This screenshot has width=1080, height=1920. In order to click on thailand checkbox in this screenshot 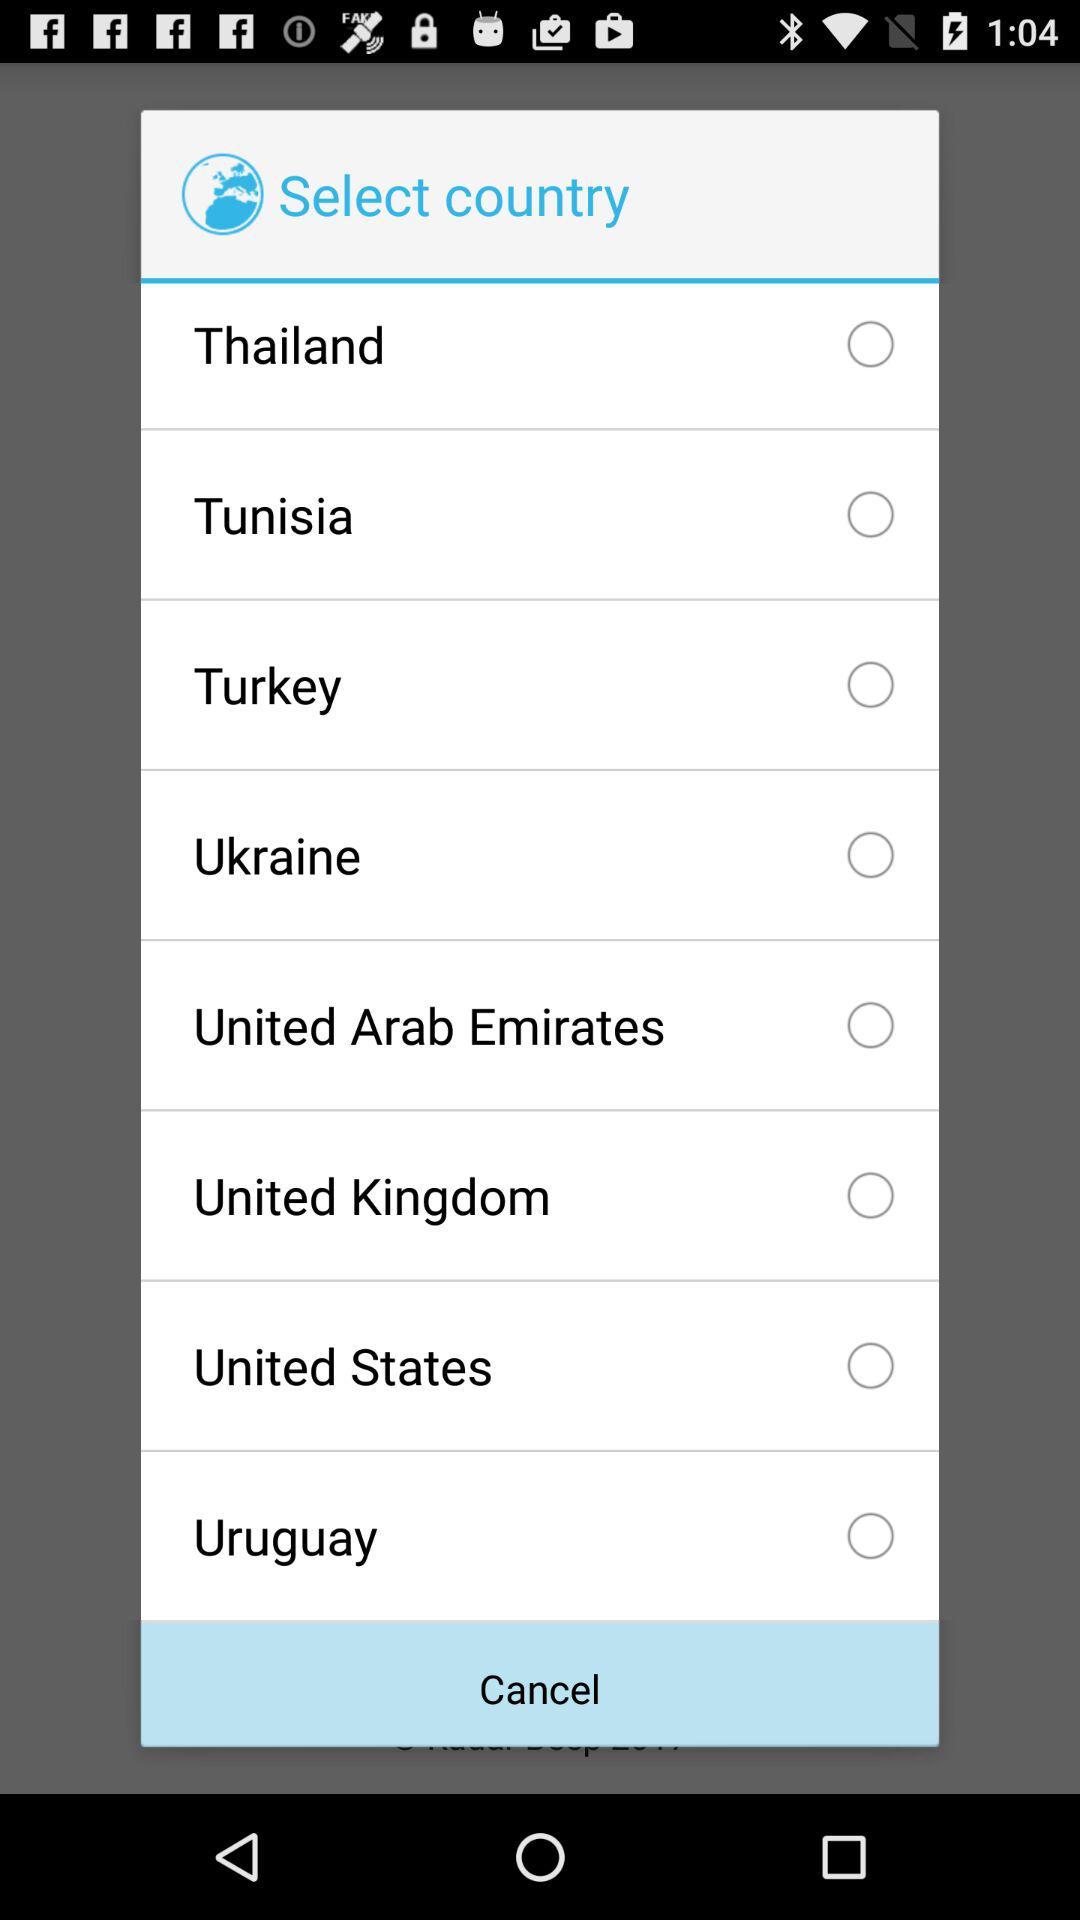, I will do `click(540, 355)`.